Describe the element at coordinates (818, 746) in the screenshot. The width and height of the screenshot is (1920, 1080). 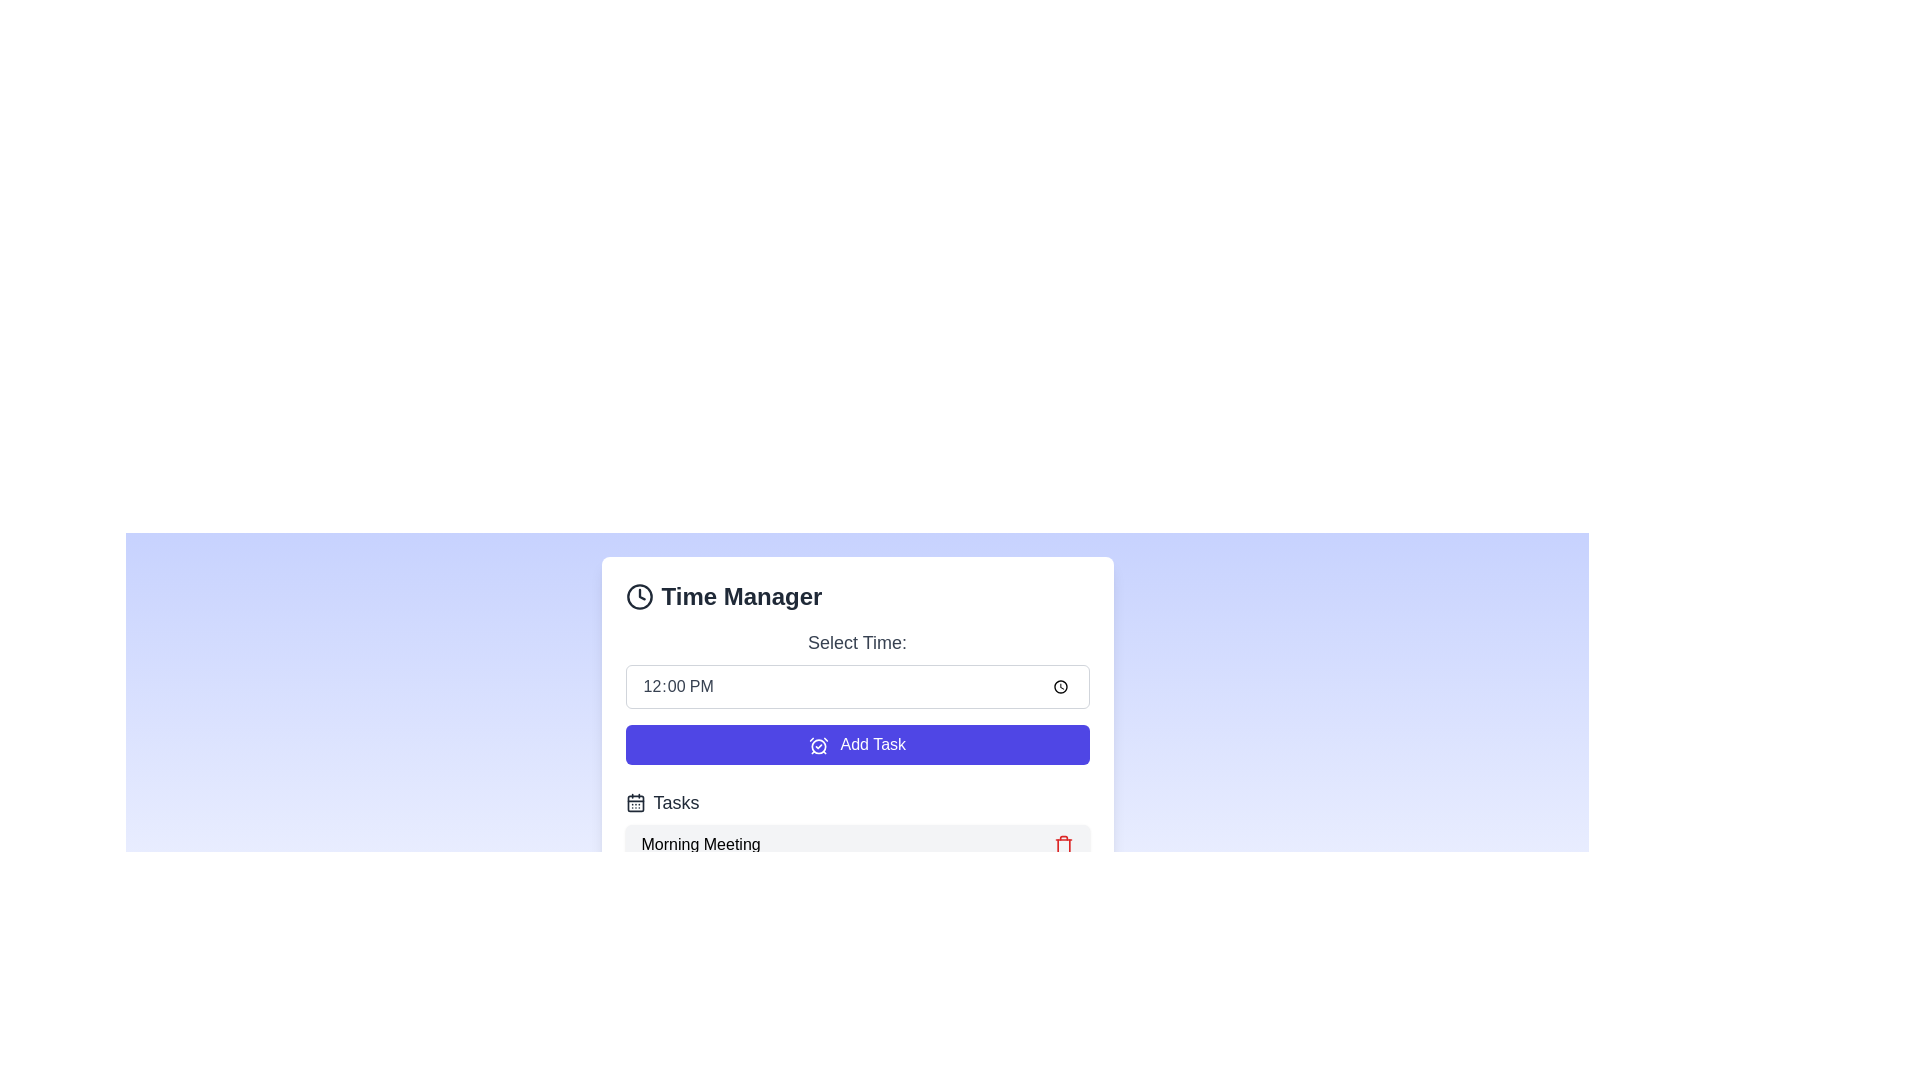
I see `the circular graphical component located inside the icon to the left of the 'Add Task' button` at that location.